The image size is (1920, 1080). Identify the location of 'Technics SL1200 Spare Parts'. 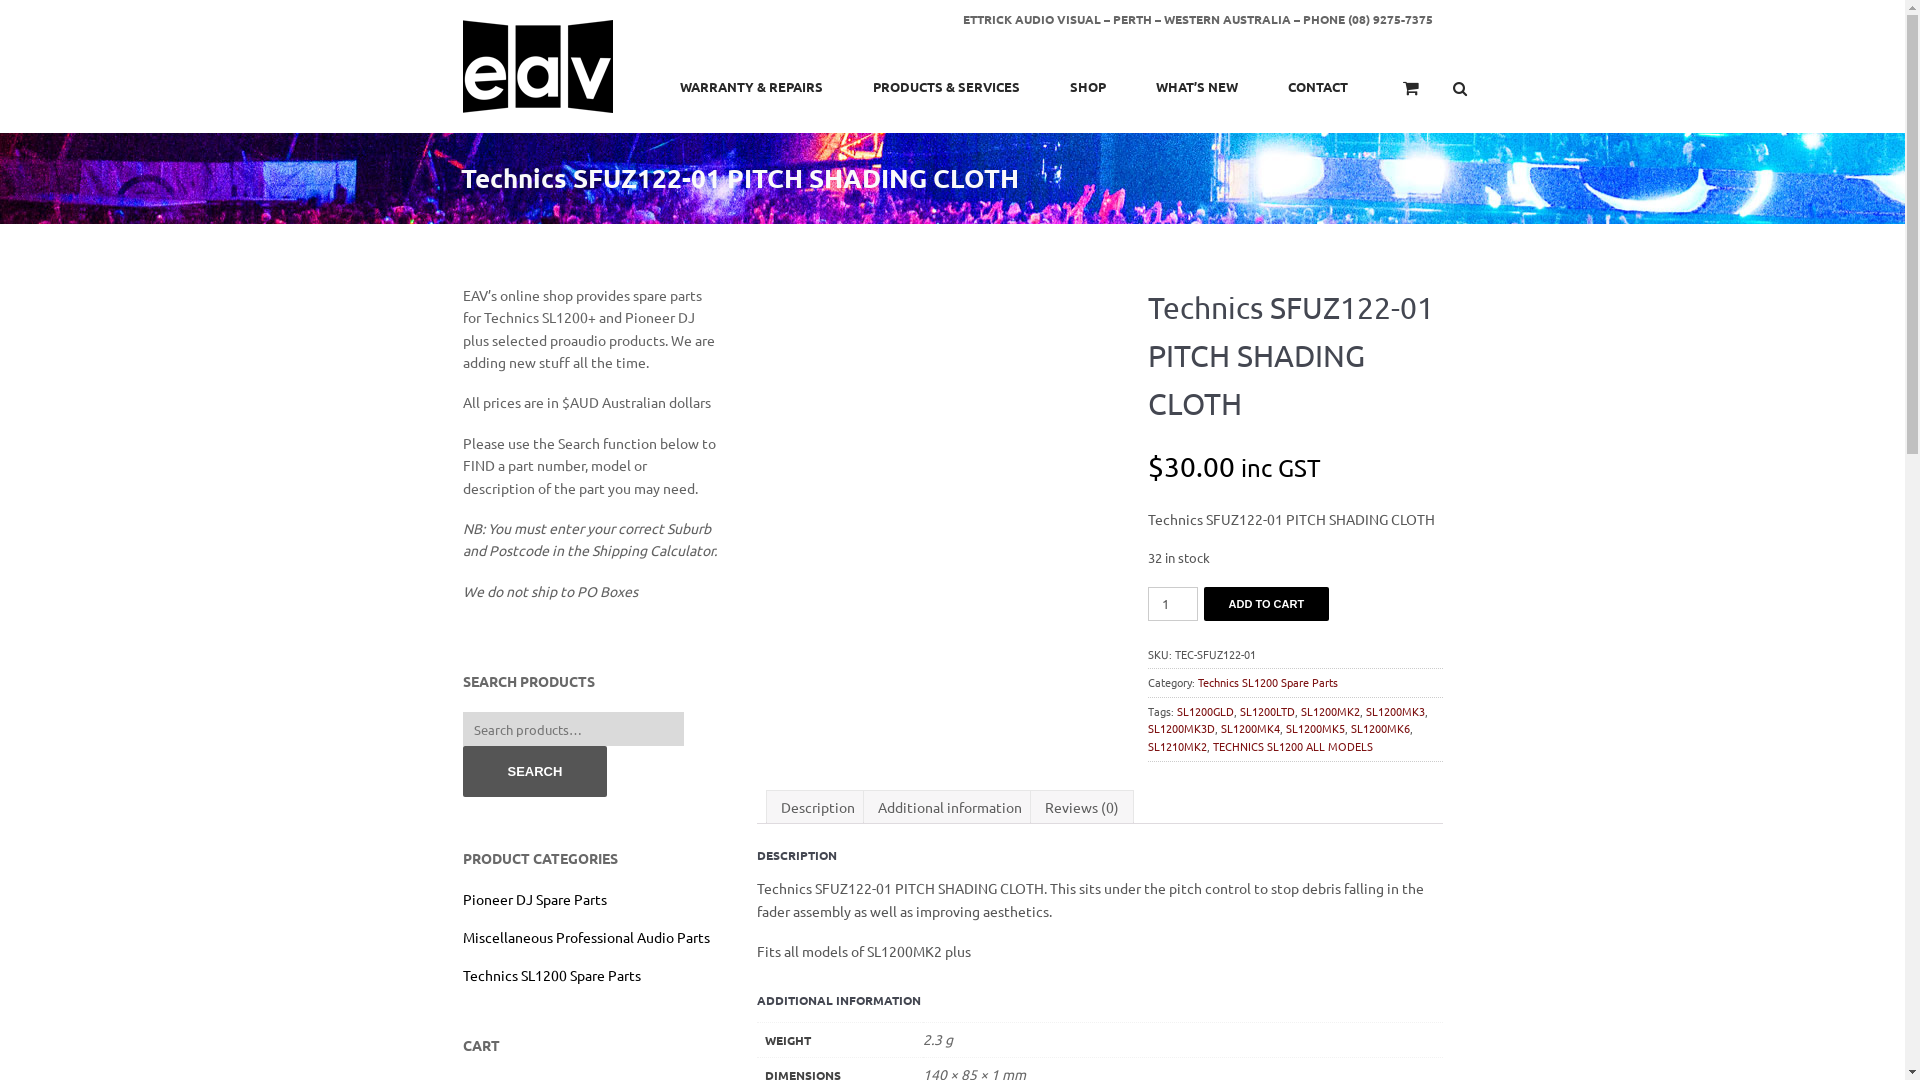
(1198, 681).